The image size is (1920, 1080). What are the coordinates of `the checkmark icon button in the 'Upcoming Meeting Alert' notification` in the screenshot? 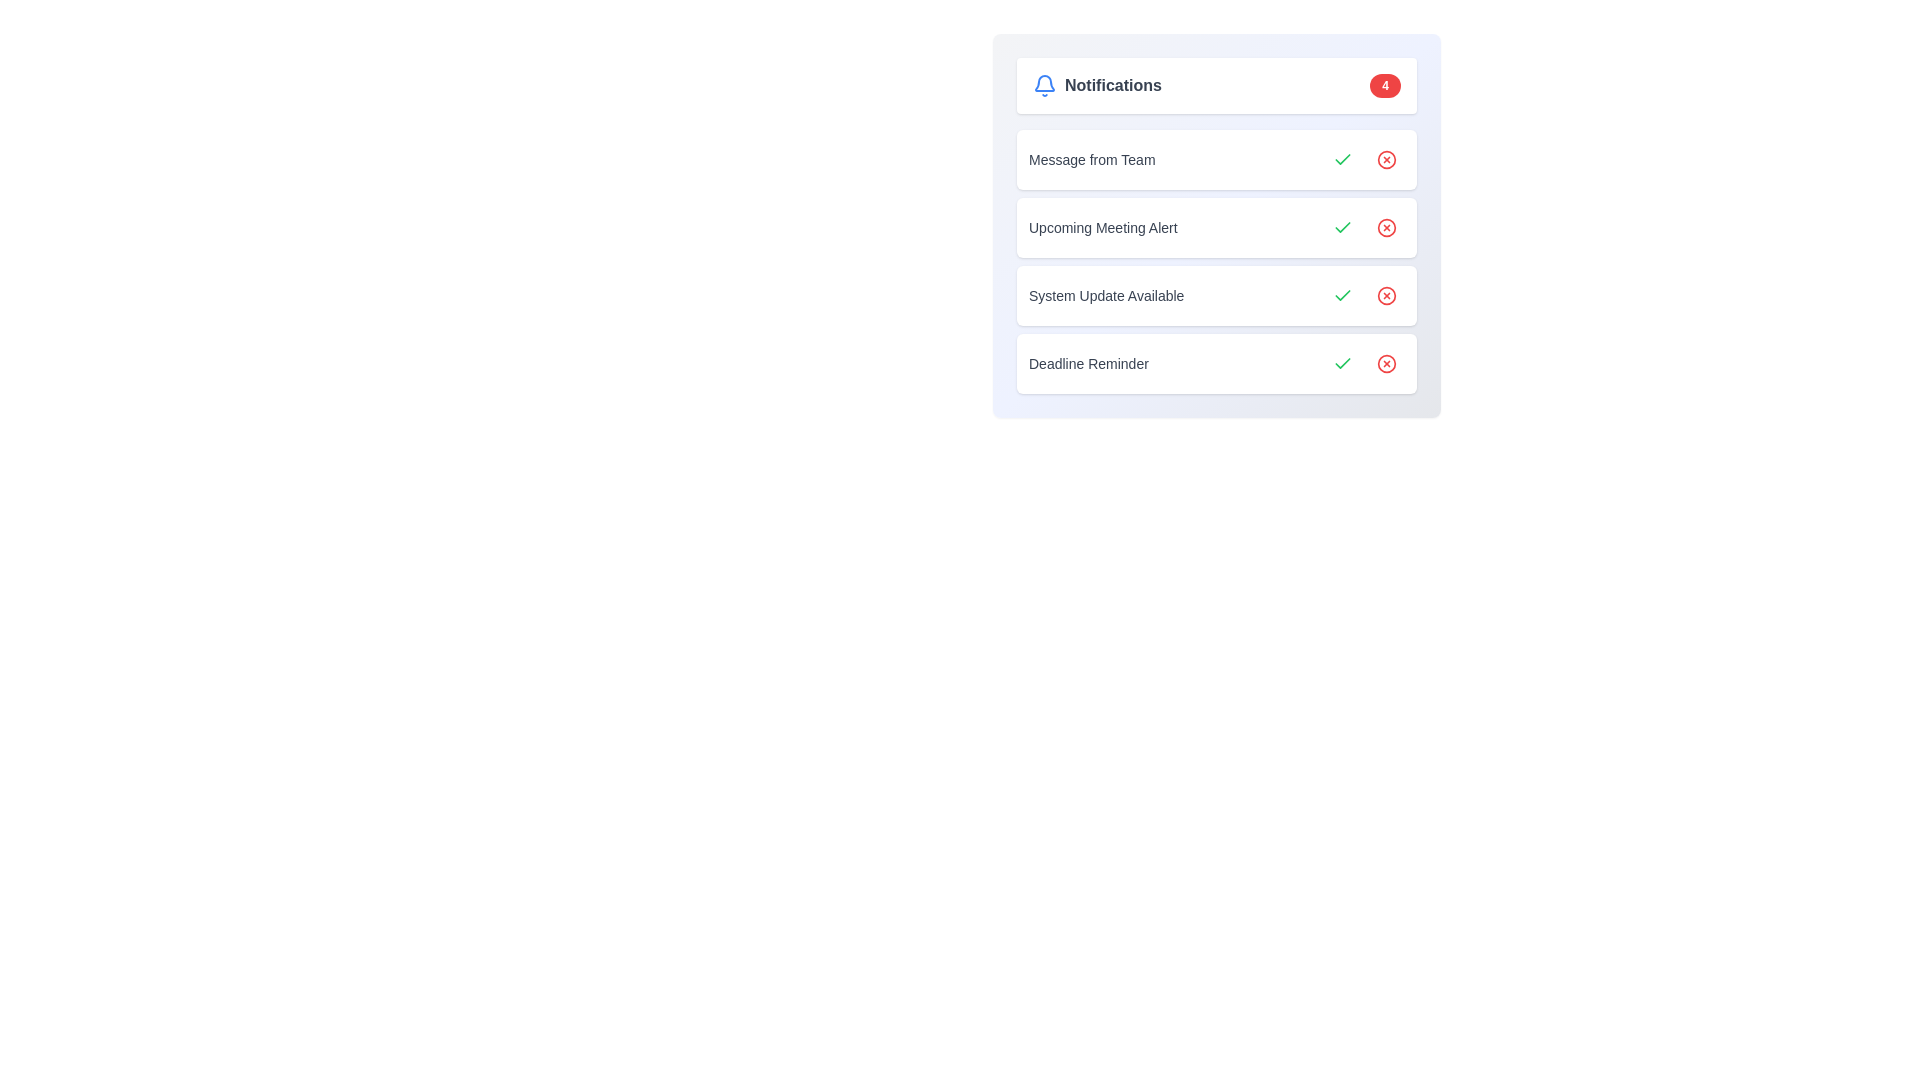 It's located at (1343, 226).